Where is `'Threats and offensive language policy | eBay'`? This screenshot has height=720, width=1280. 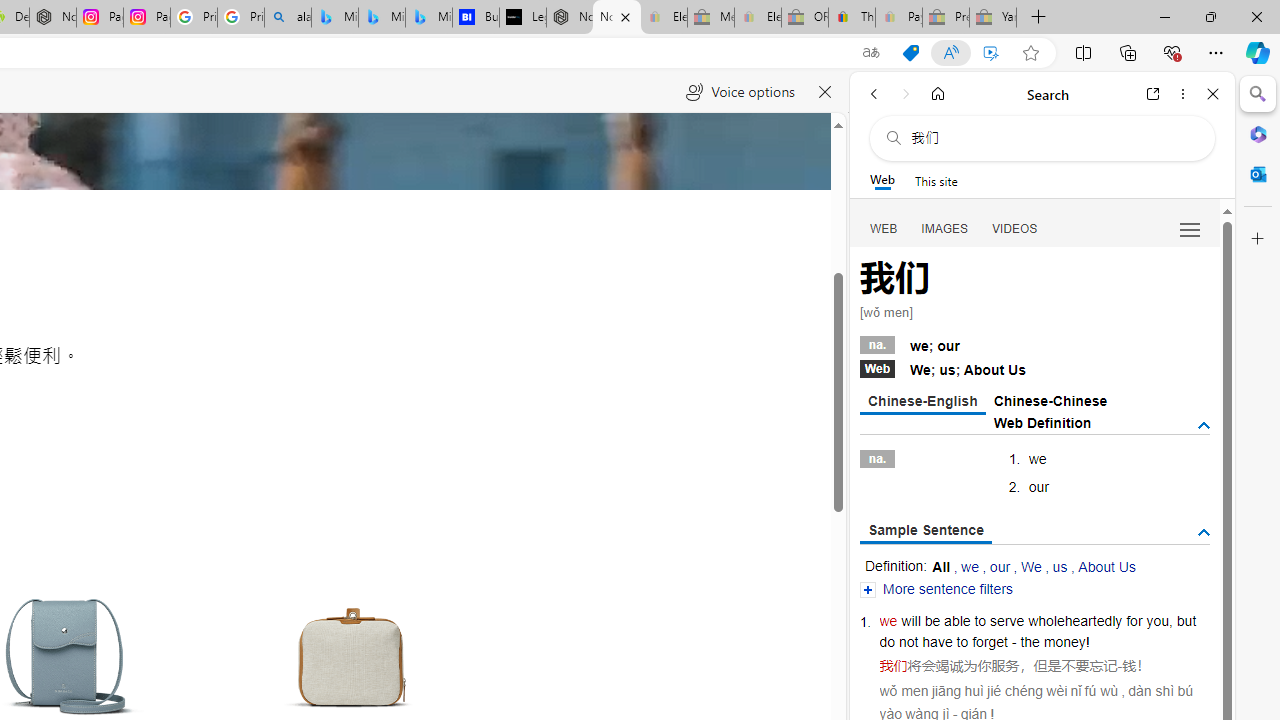
'Threats and offensive language policy | eBay' is located at coordinates (852, 17).